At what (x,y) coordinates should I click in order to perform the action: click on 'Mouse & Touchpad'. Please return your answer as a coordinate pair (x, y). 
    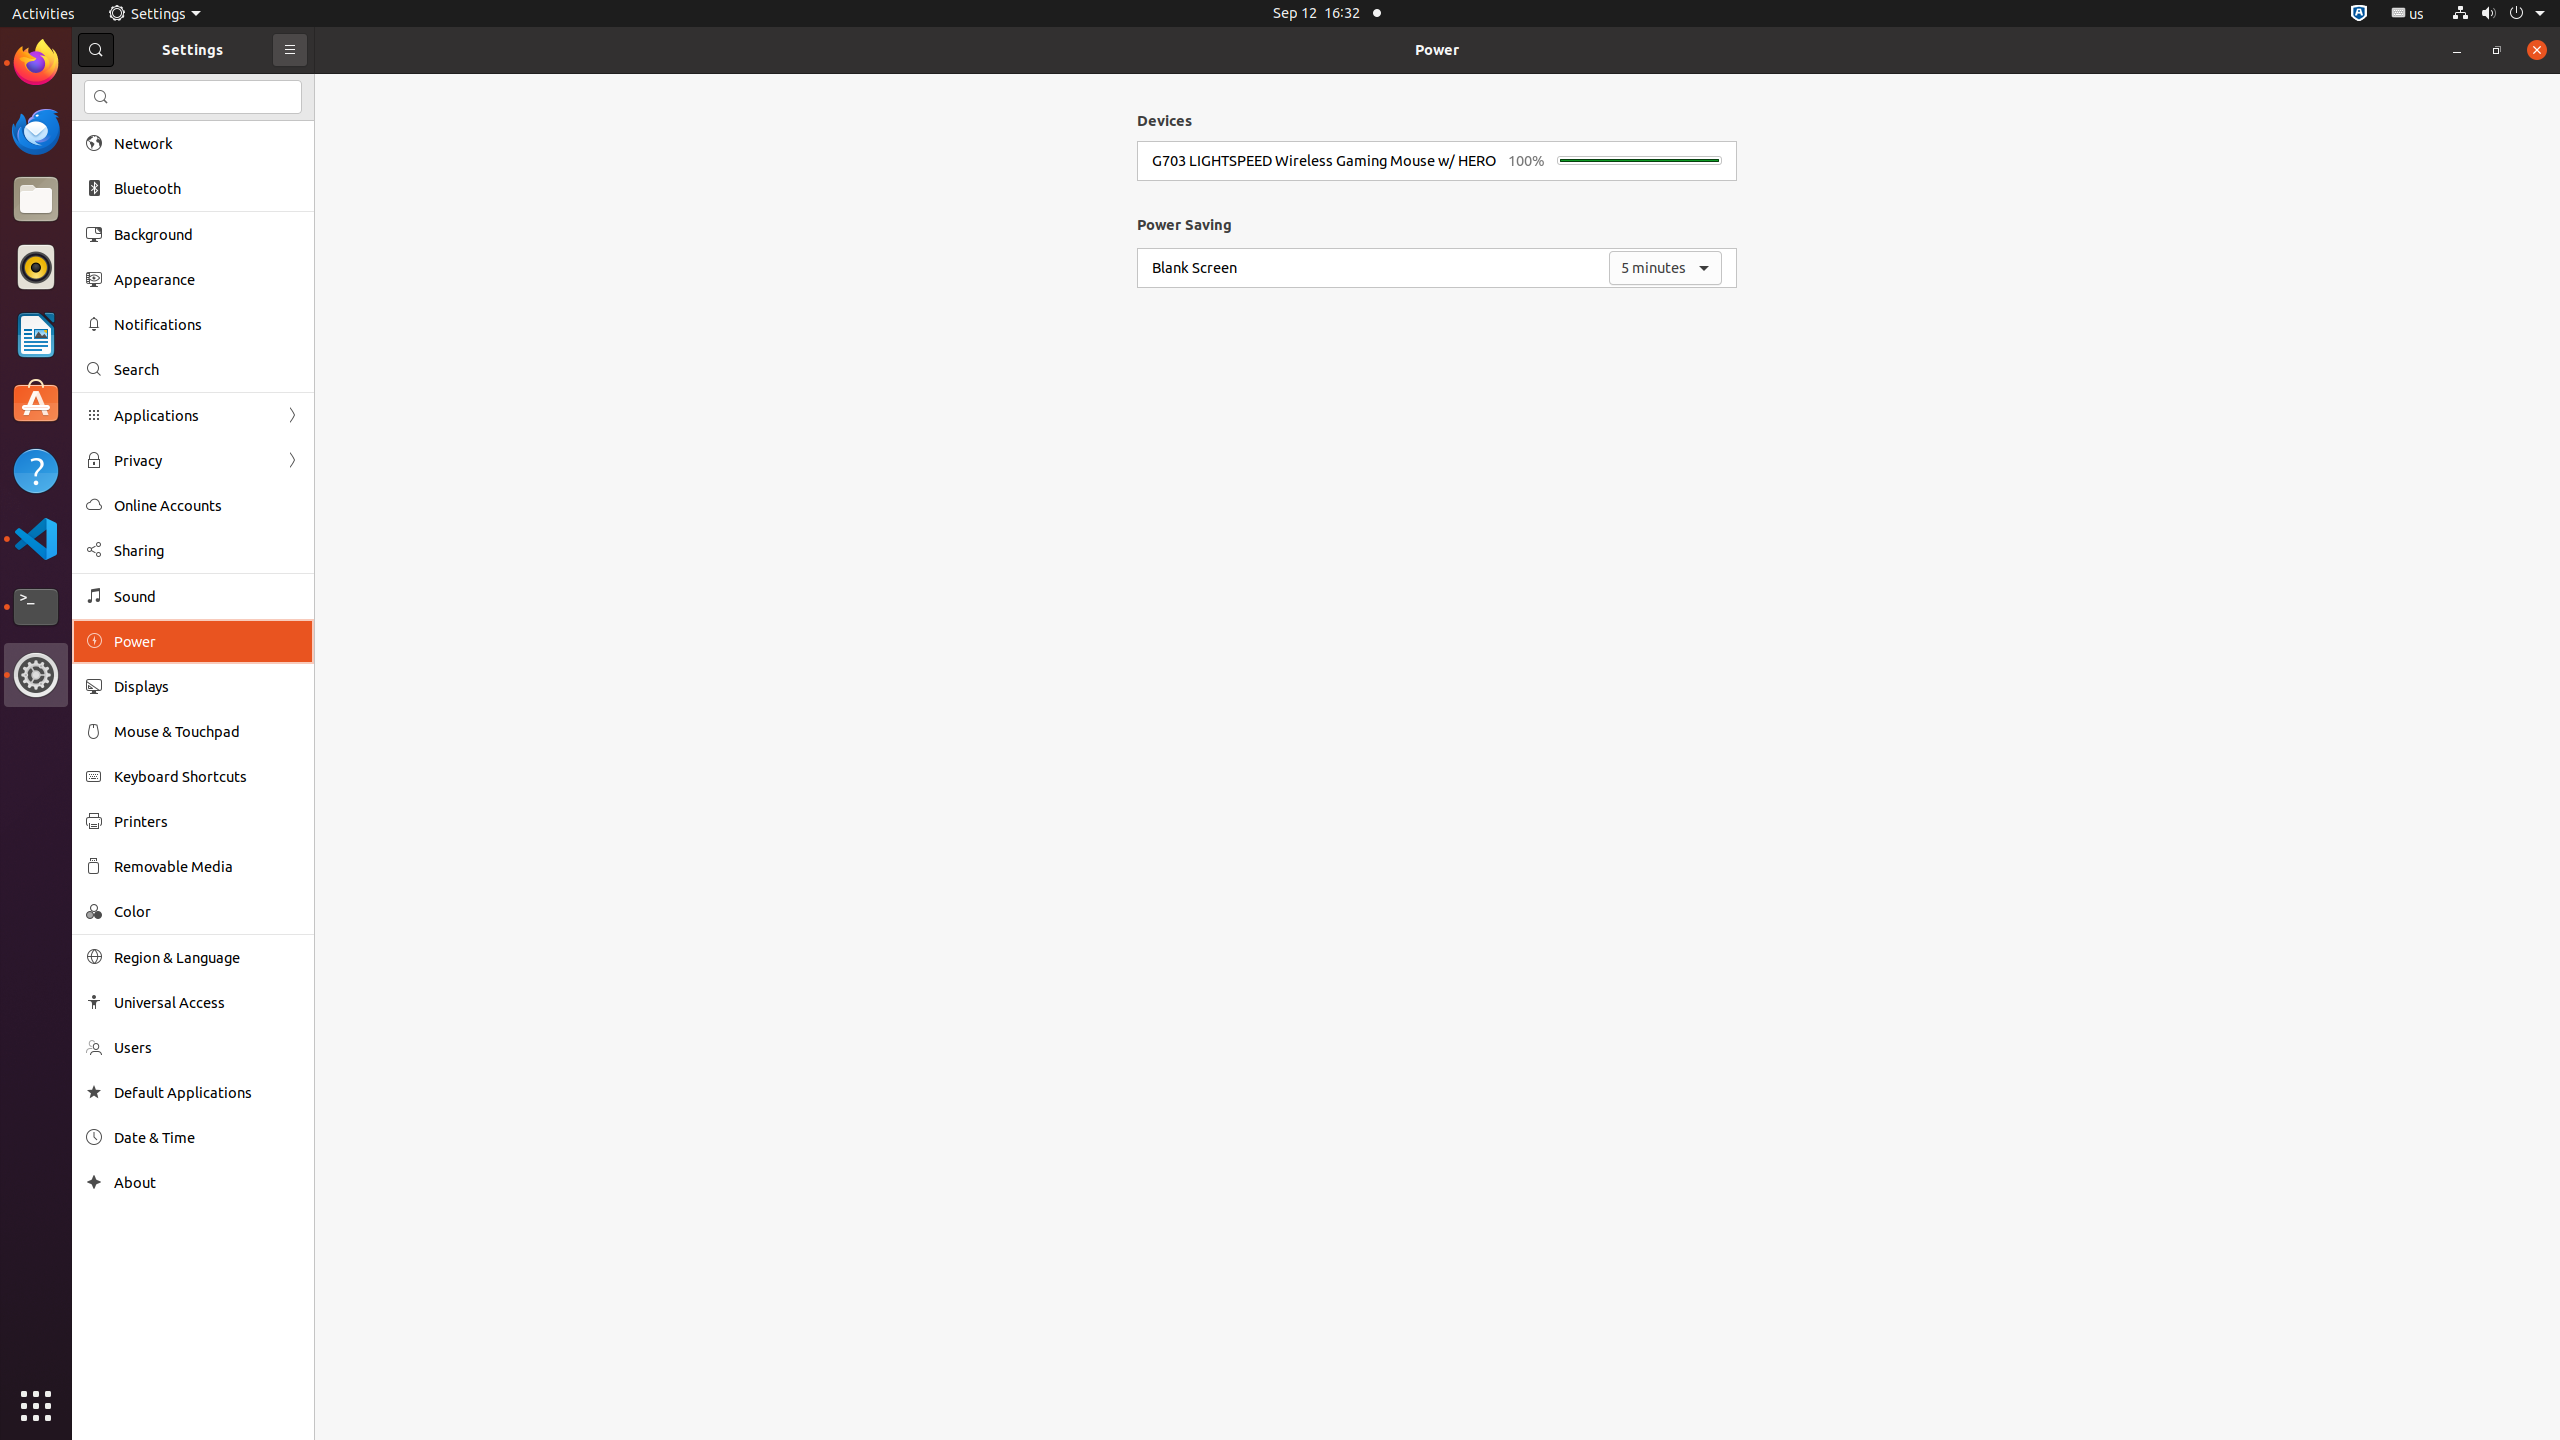
    Looking at the image, I should click on (207, 731).